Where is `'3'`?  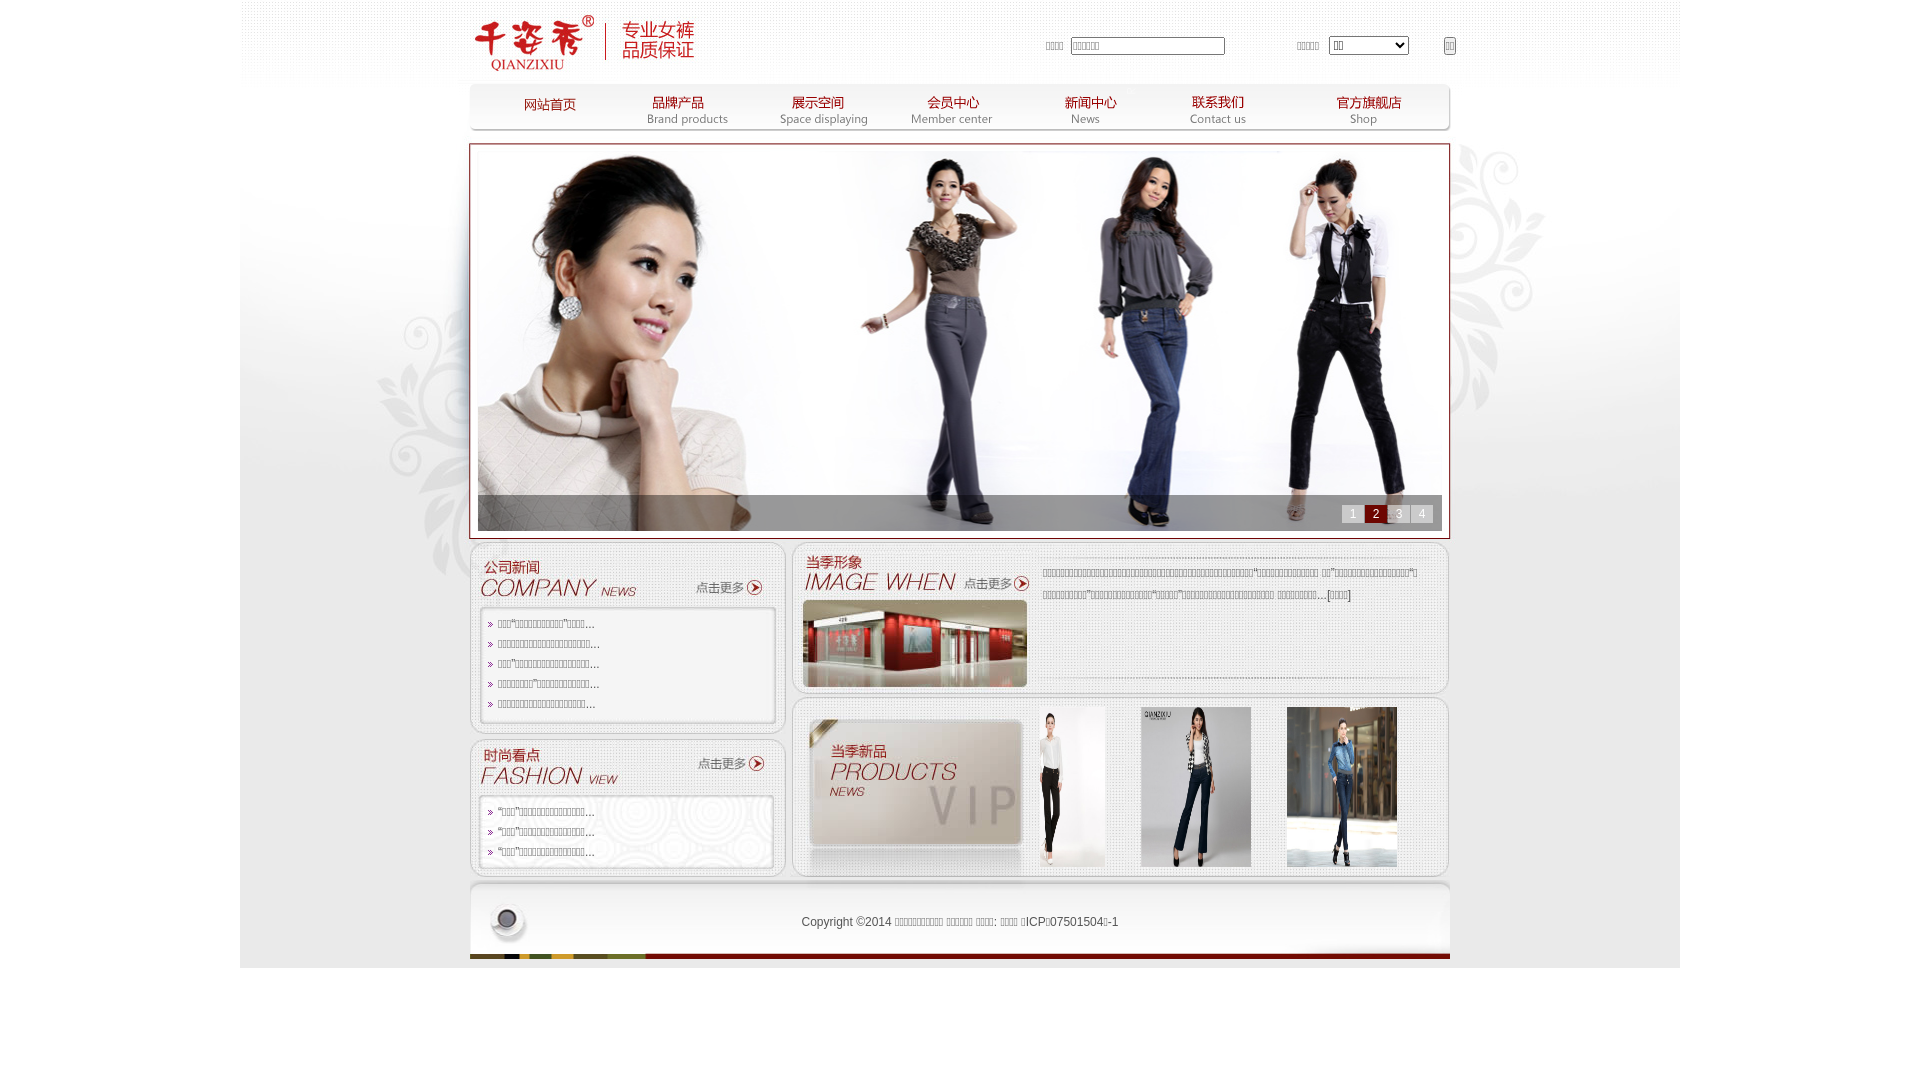
'3' is located at coordinates (1397, 512).